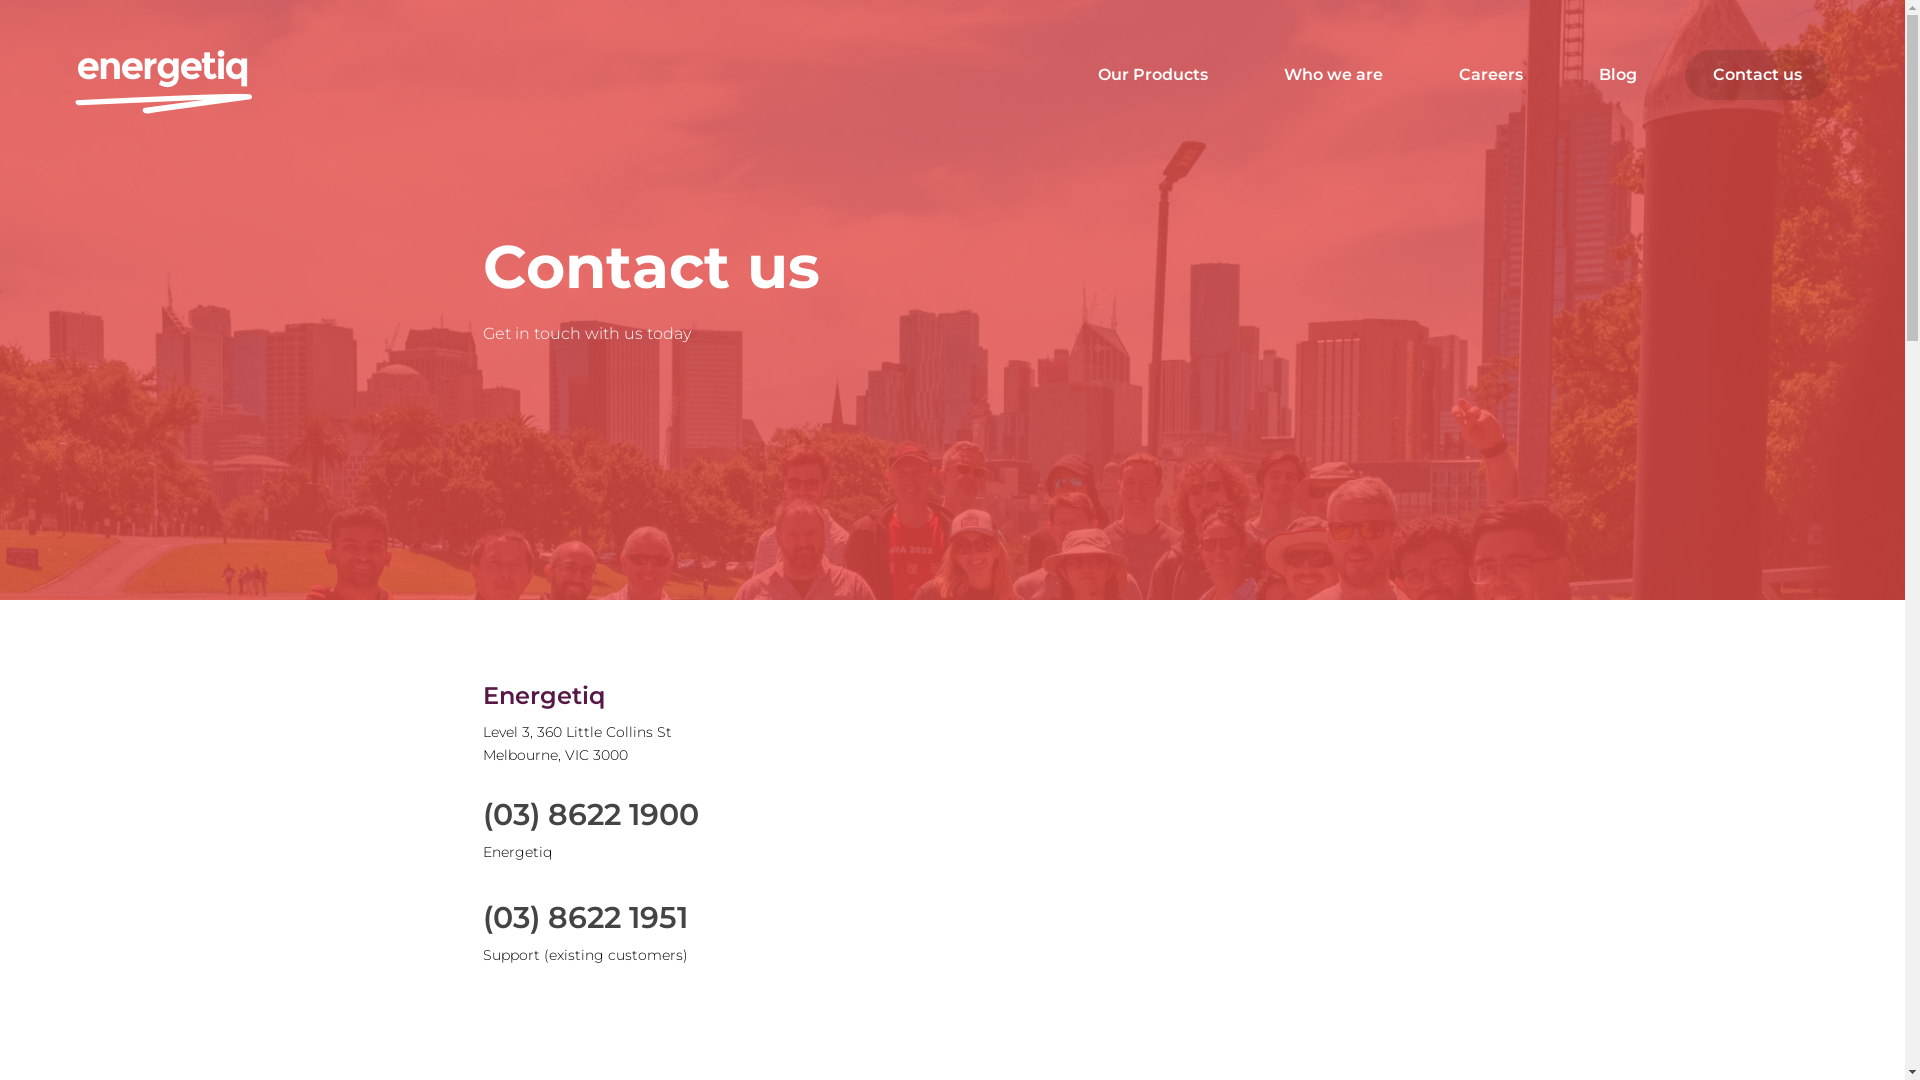 The width and height of the screenshot is (1920, 1080). What do you see at coordinates (1491, 73) in the screenshot?
I see `'Careers'` at bounding box center [1491, 73].